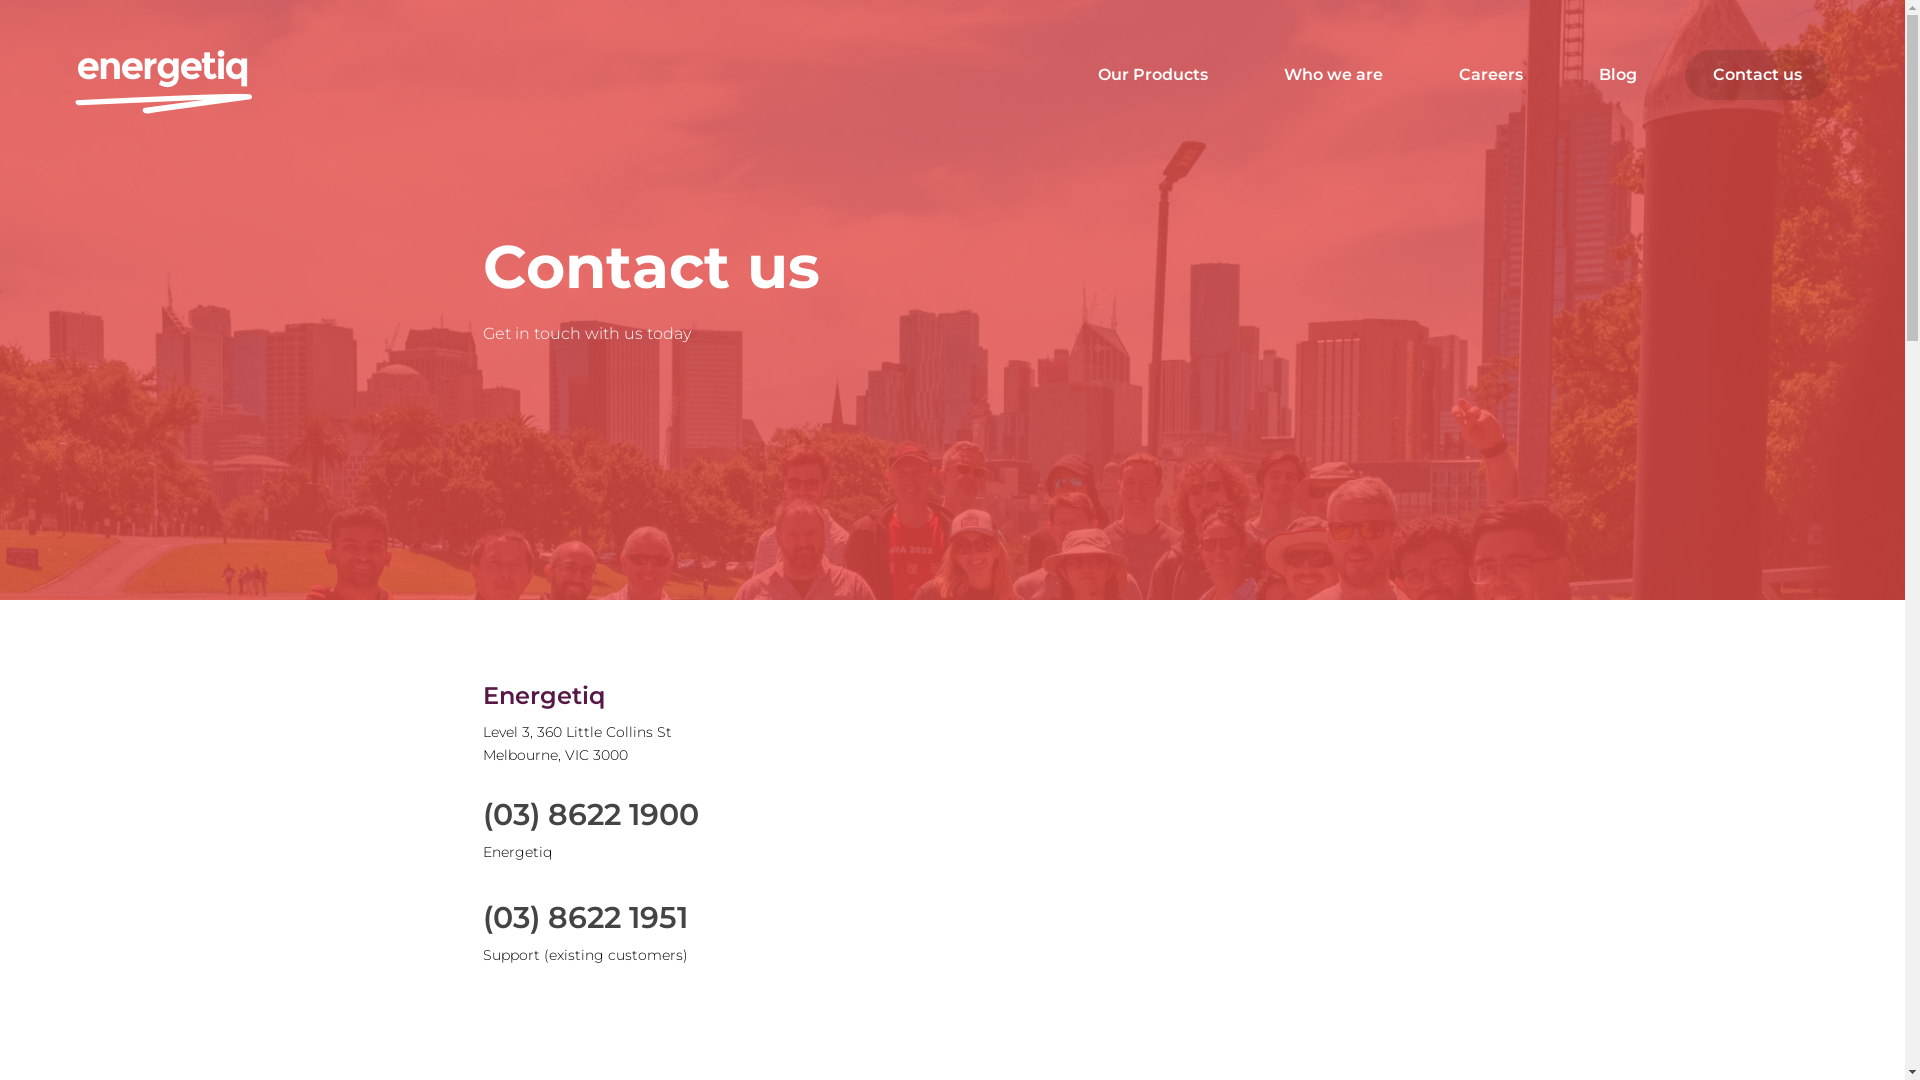 The width and height of the screenshot is (1920, 1080). What do you see at coordinates (1491, 73) in the screenshot?
I see `'Careers'` at bounding box center [1491, 73].